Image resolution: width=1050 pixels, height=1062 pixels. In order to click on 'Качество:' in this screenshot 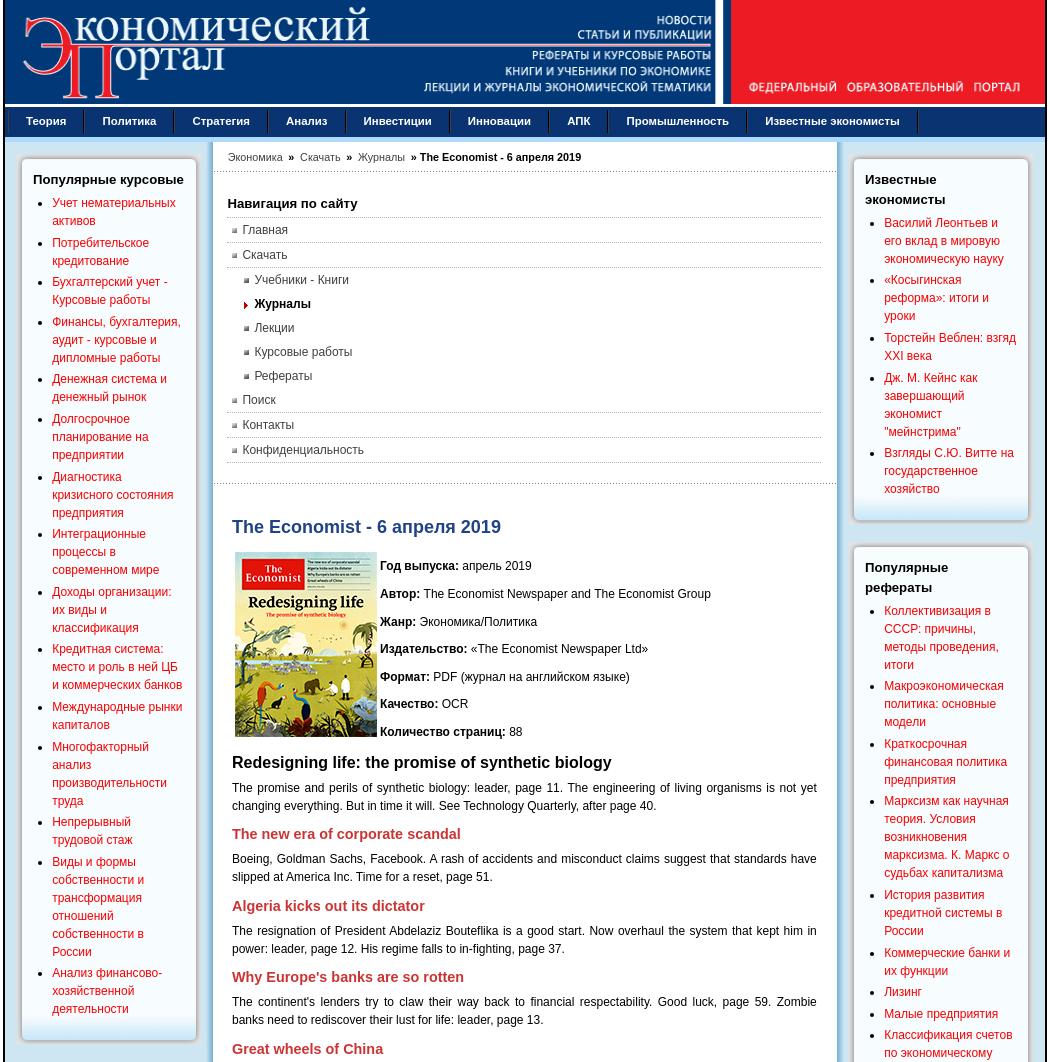, I will do `click(408, 703)`.